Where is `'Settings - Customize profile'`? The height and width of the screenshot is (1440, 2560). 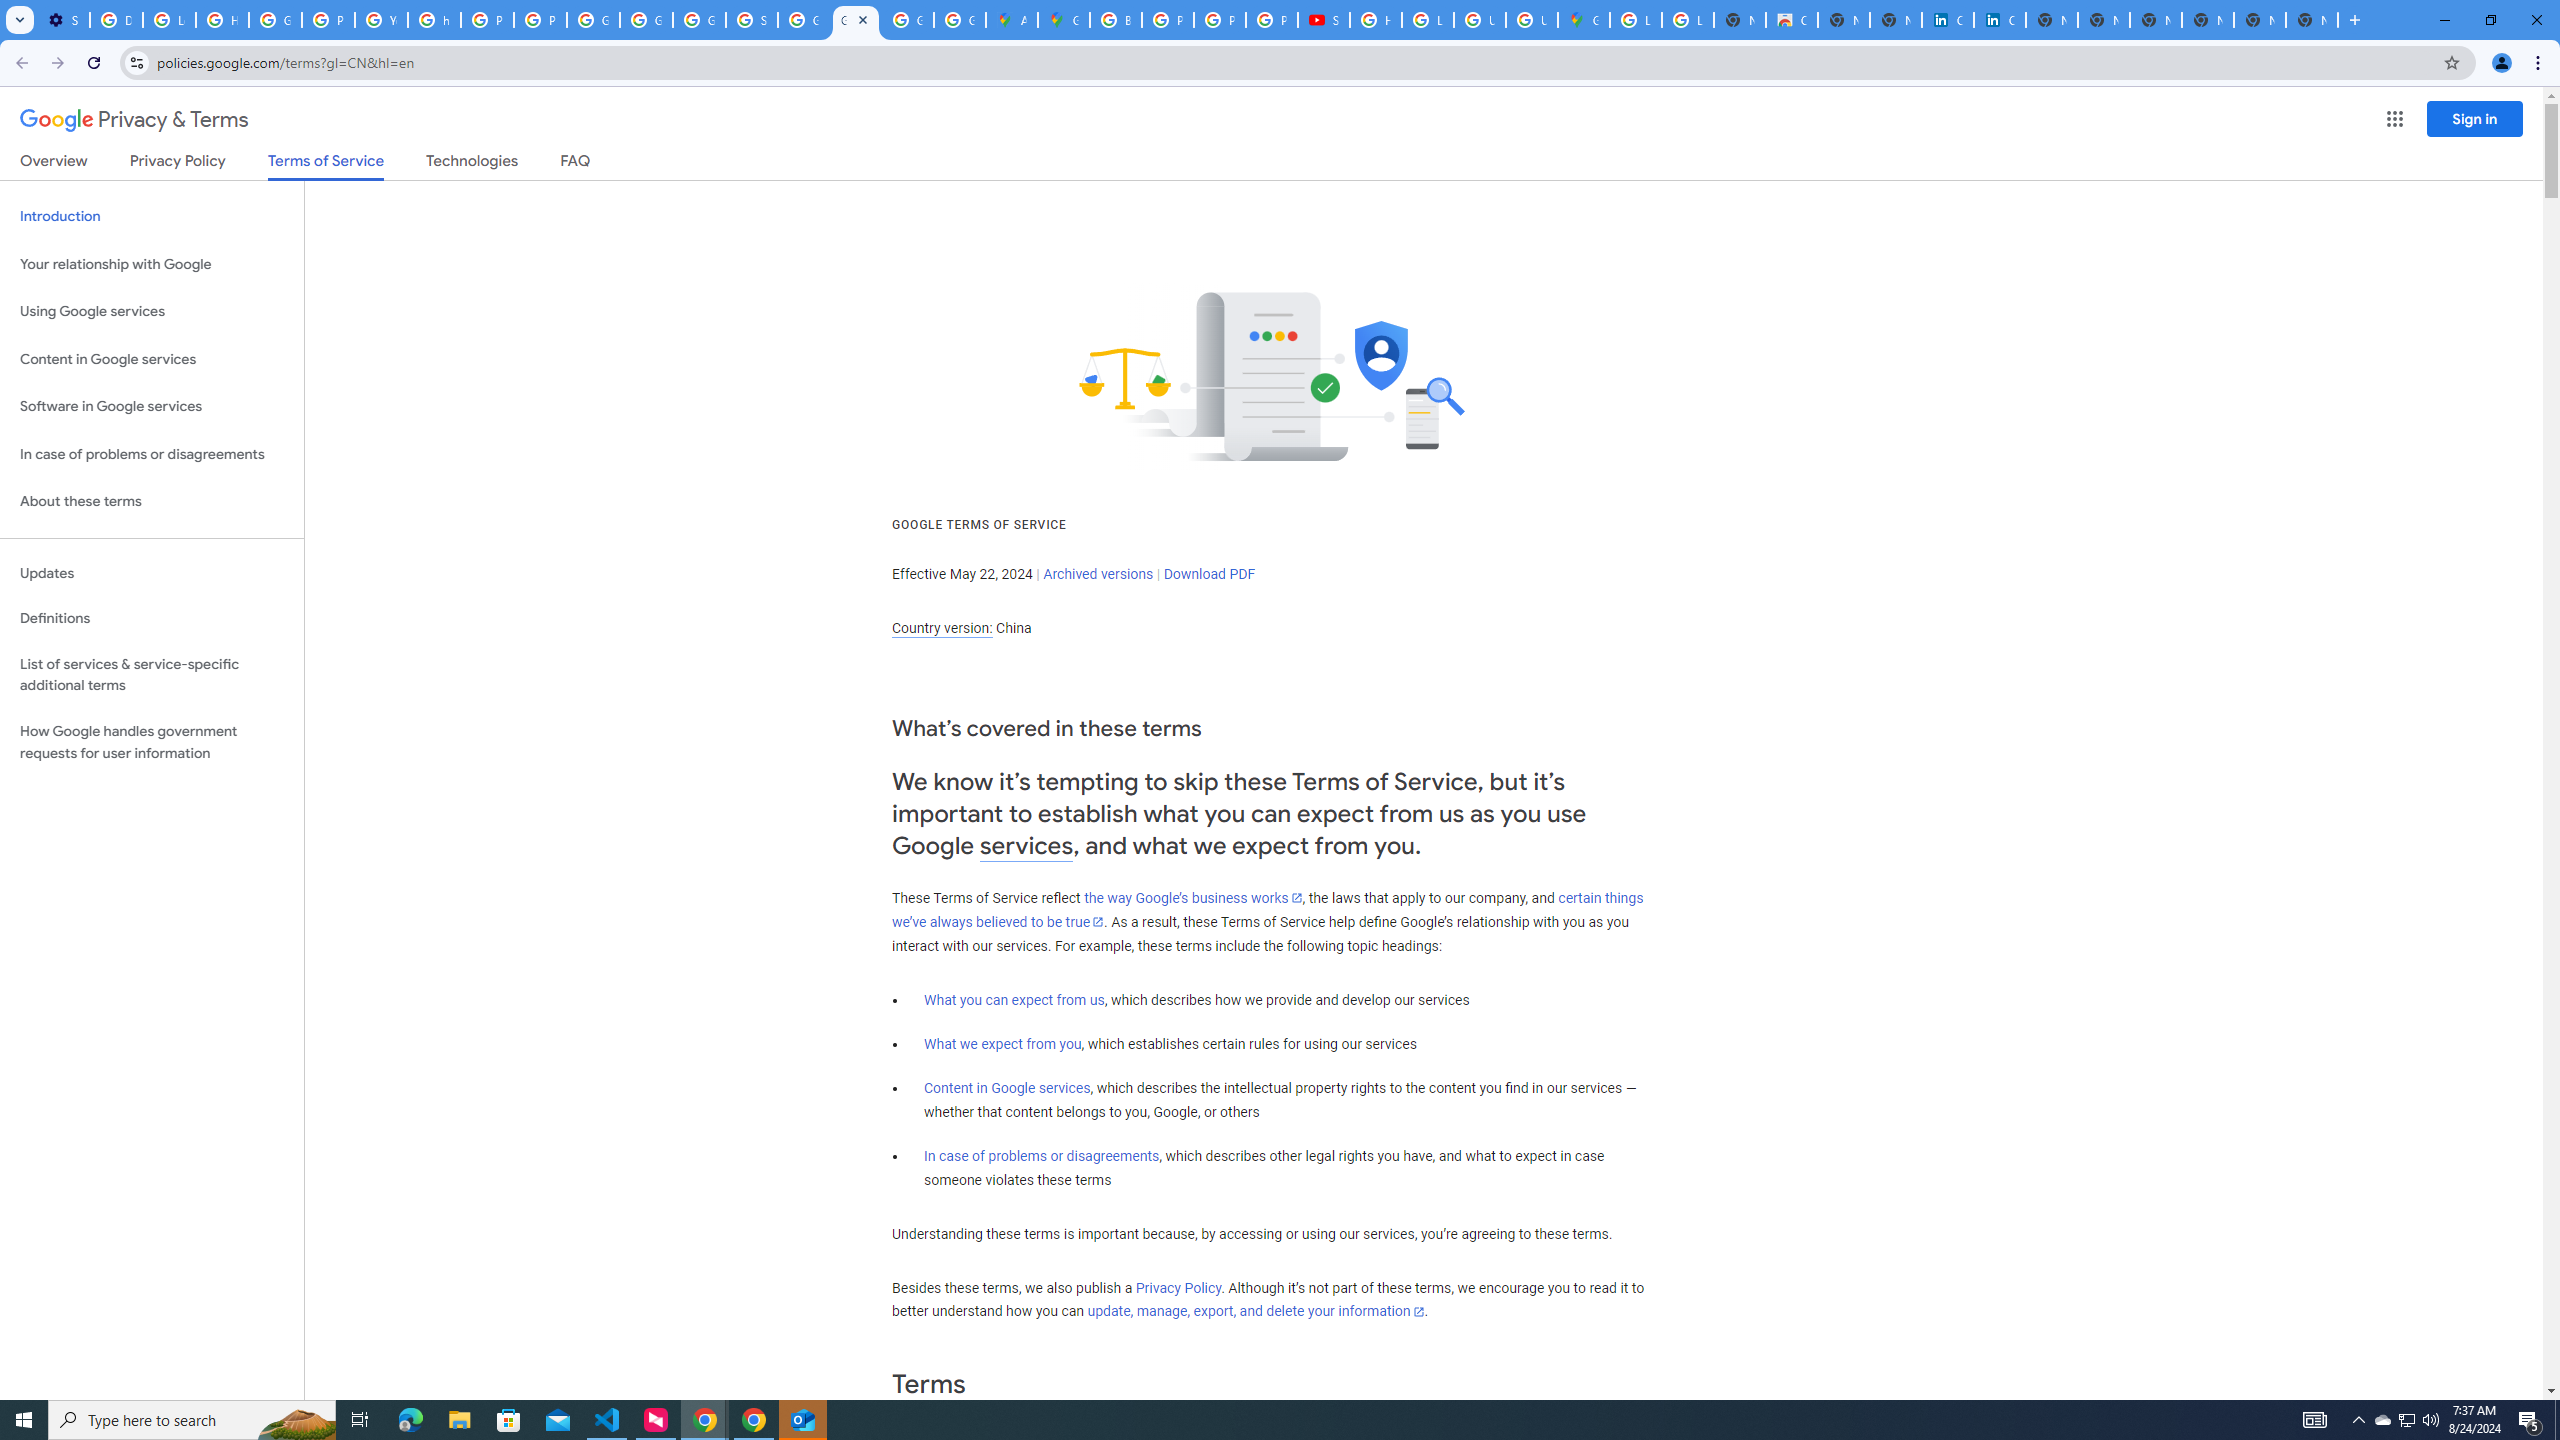
'Settings - Customize profile' is located at coordinates (64, 19).